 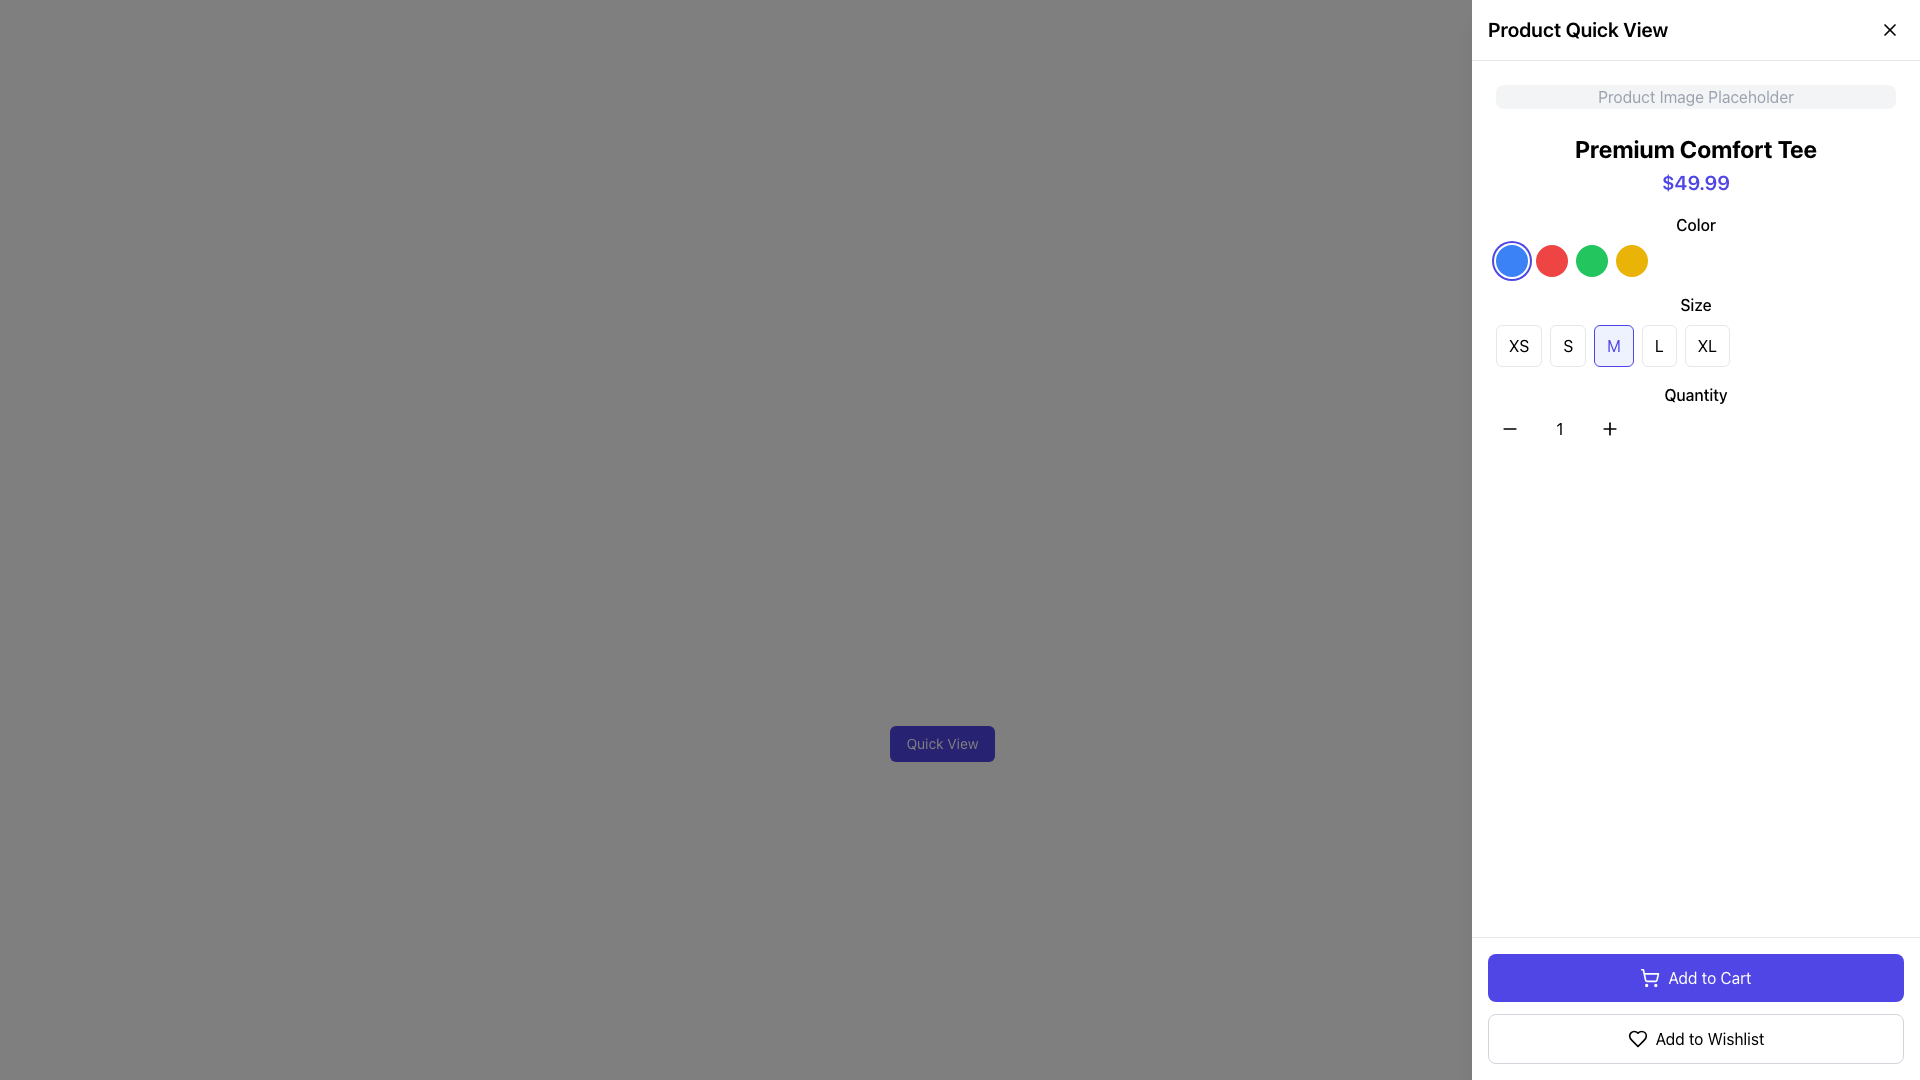 What do you see at coordinates (1889, 30) in the screenshot?
I see `the close button with an 'X' icon located at the top-right corner of the 'Product Quick View' popup` at bounding box center [1889, 30].